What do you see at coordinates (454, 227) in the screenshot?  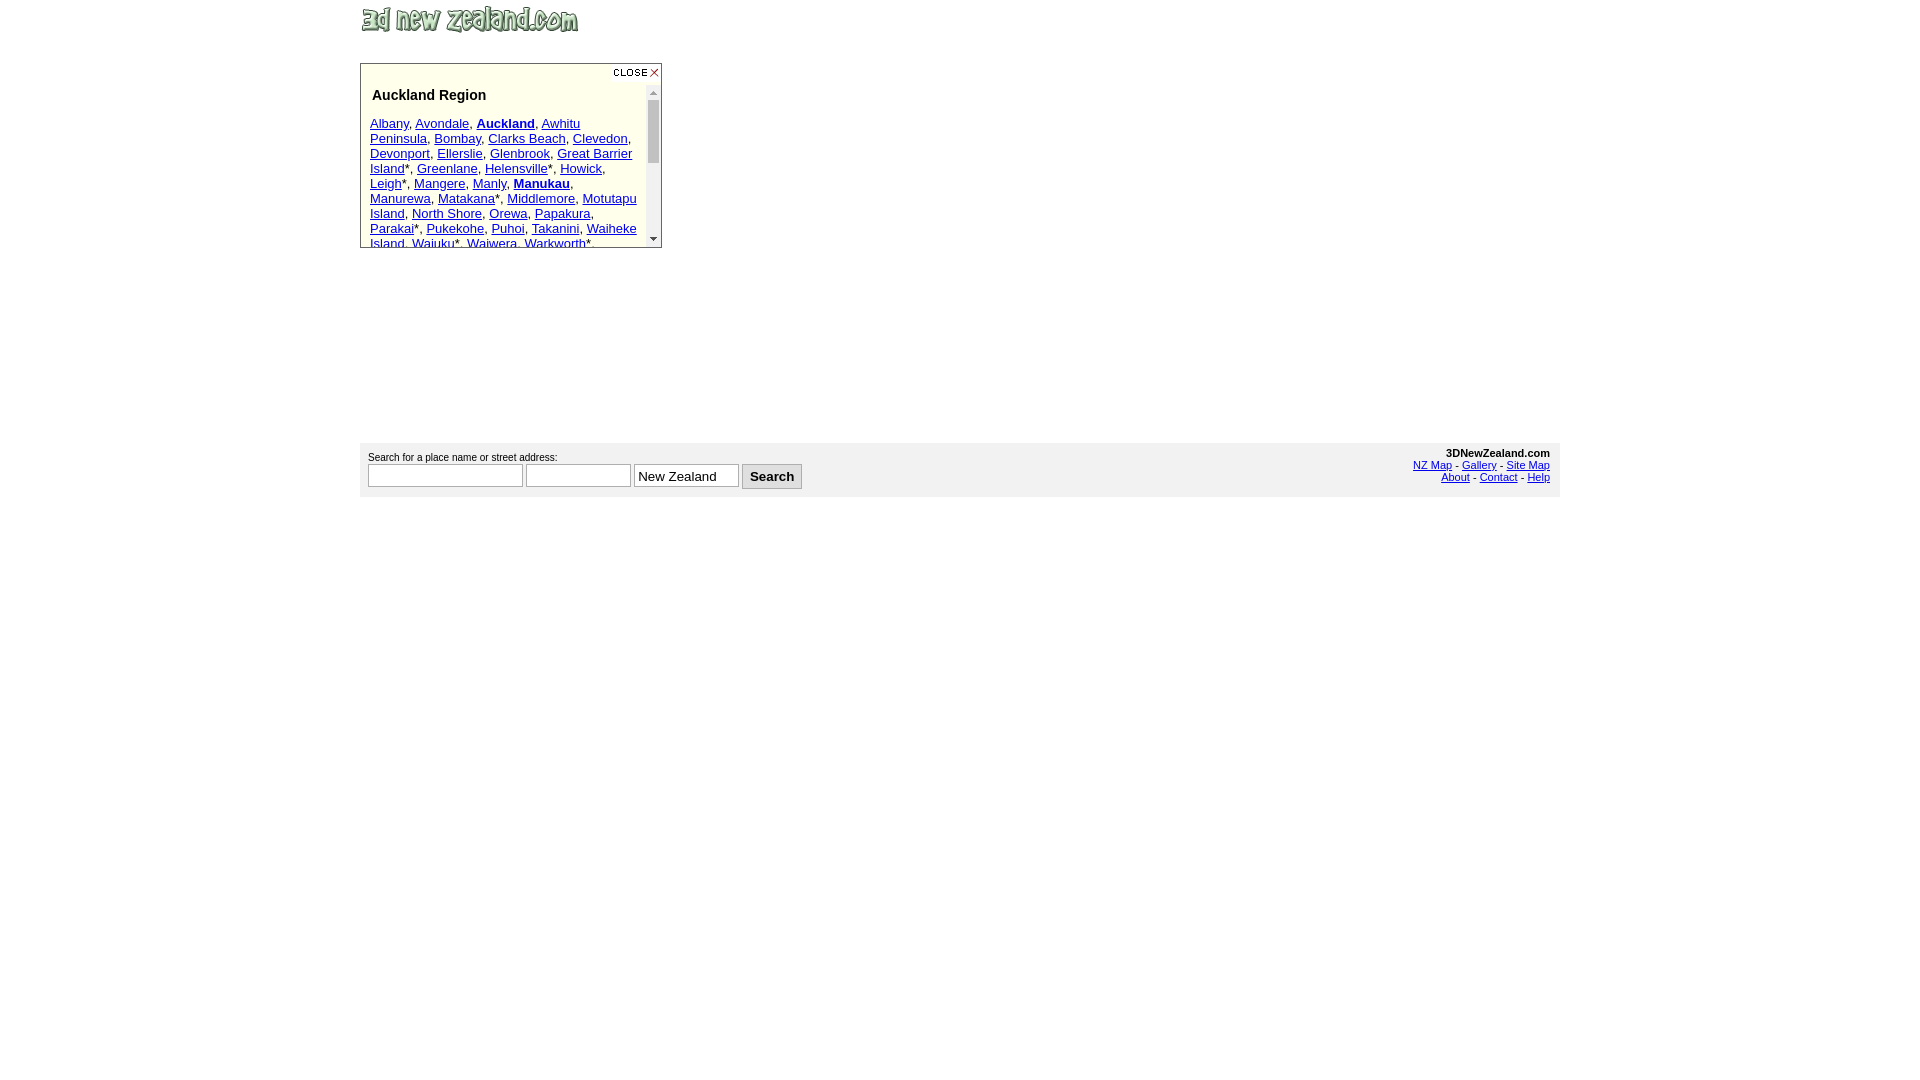 I see `'Pukekohe'` at bounding box center [454, 227].